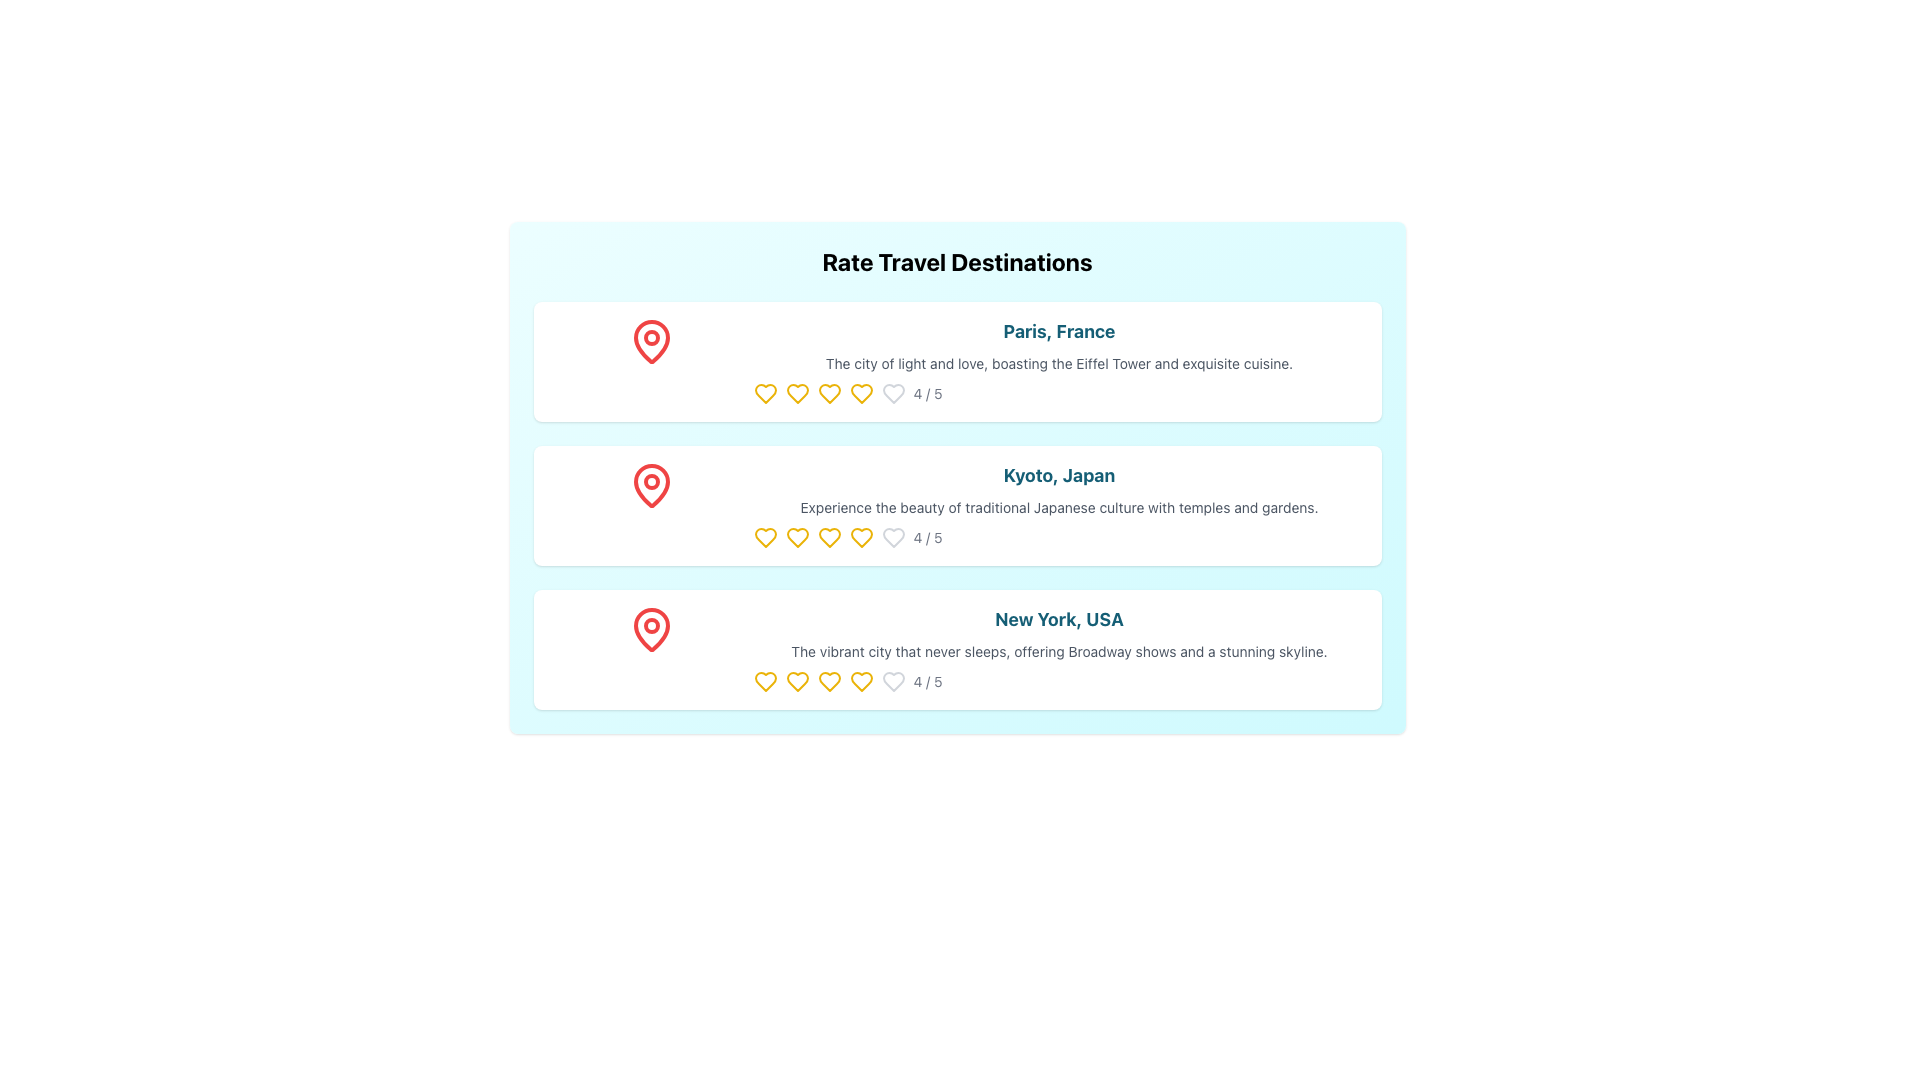 The width and height of the screenshot is (1920, 1080). Describe the element at coordinates (764, 536) in the screenshot. I see `the third heart icon representing the rating option for the entry titled 'Kyoto, Japan'` at that location.